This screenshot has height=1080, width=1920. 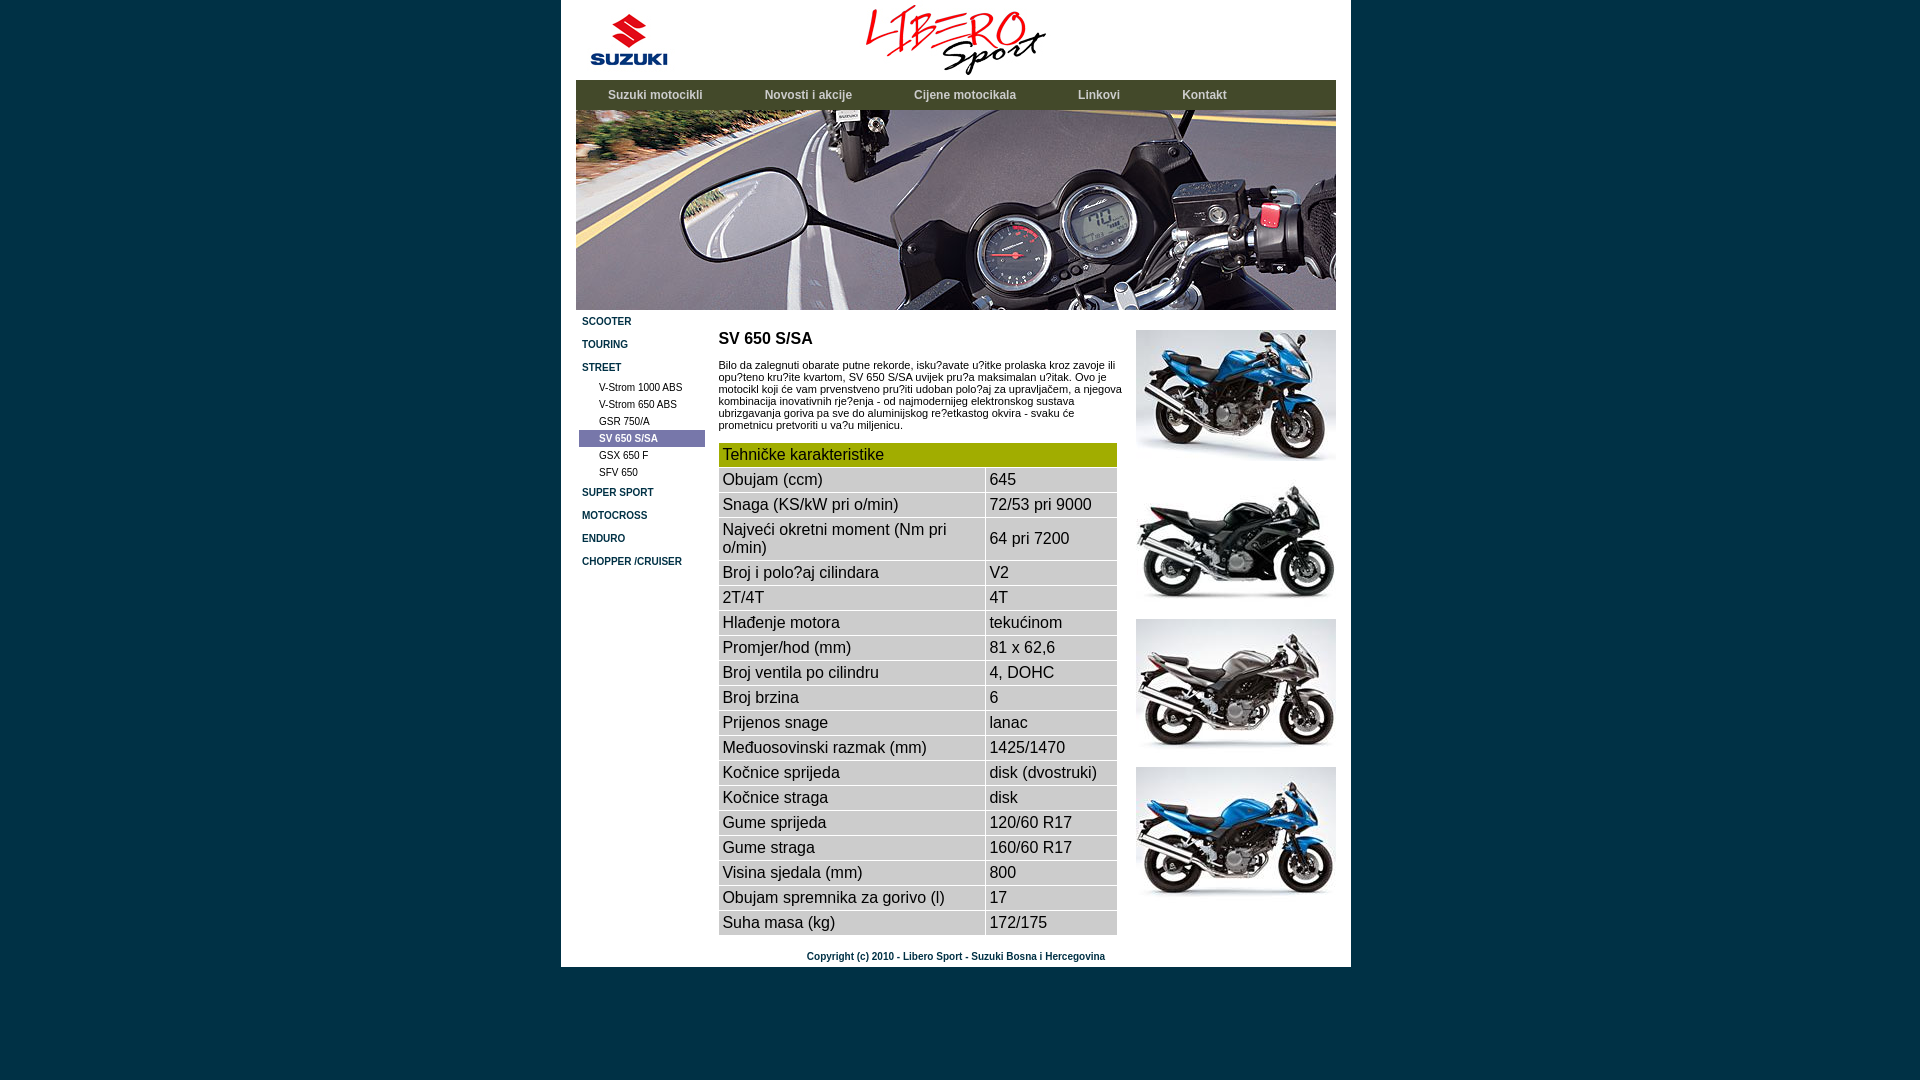 What do you see at coordinates (964, 95) in the screenshot?
I see `'Cijene motocikala'` at bounding box center [964, 95].